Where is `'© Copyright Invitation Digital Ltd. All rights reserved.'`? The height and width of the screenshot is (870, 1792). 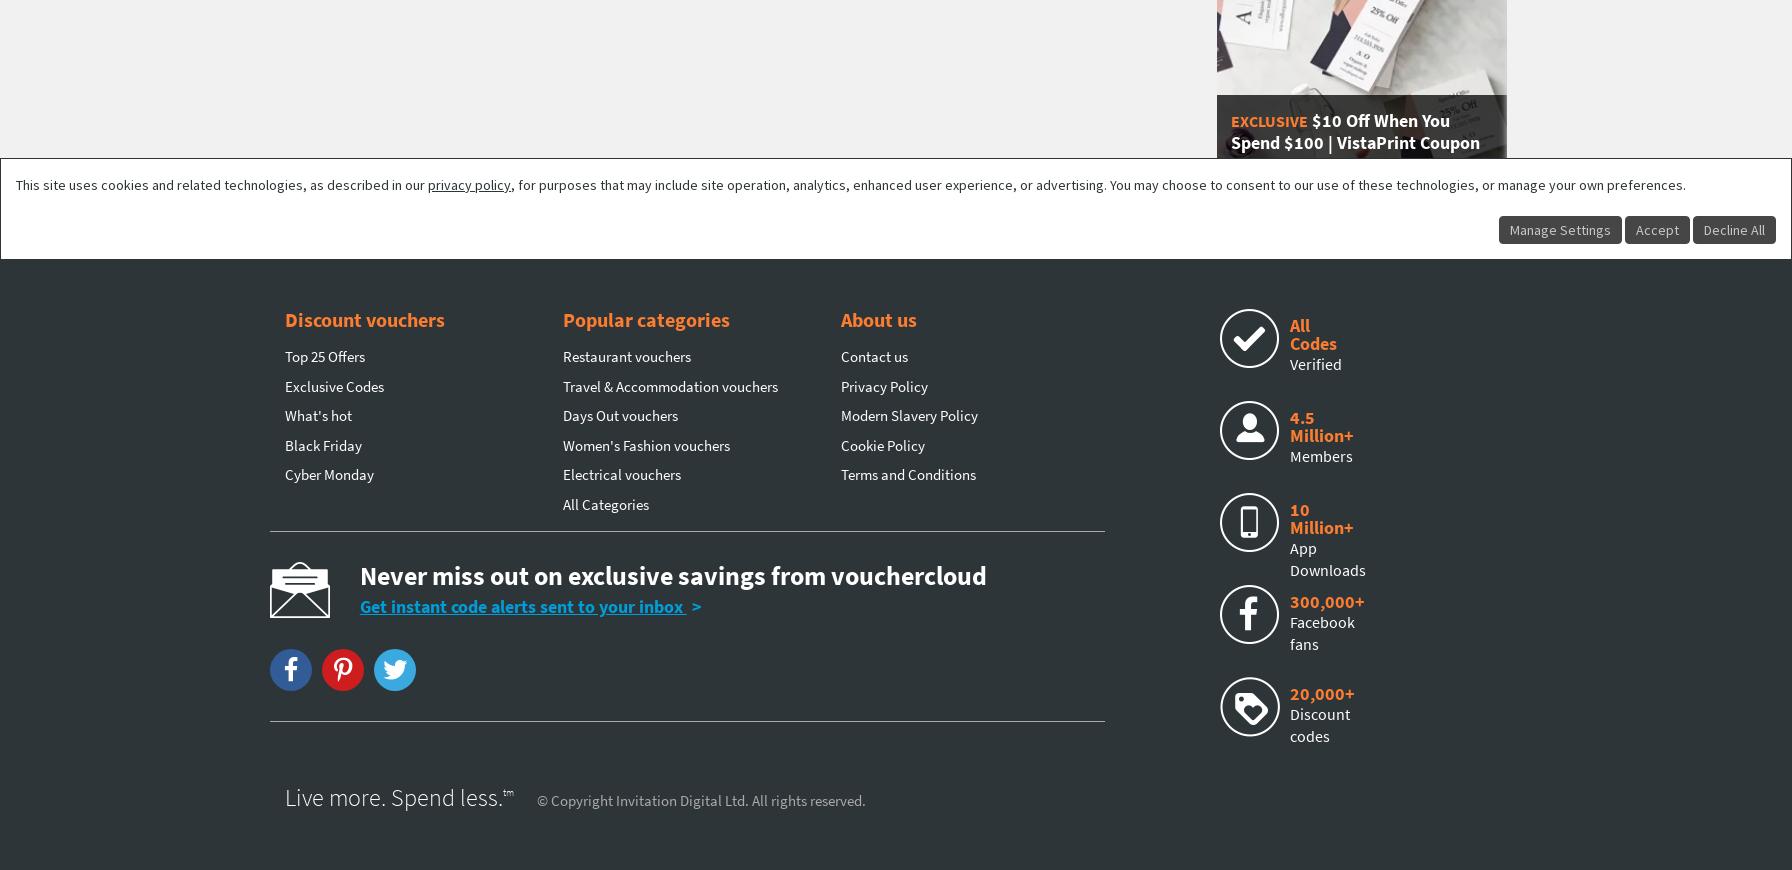 '© Copyright Invitation Digital Ltd. All rights reserved.' is located at coordinates (700, 800).